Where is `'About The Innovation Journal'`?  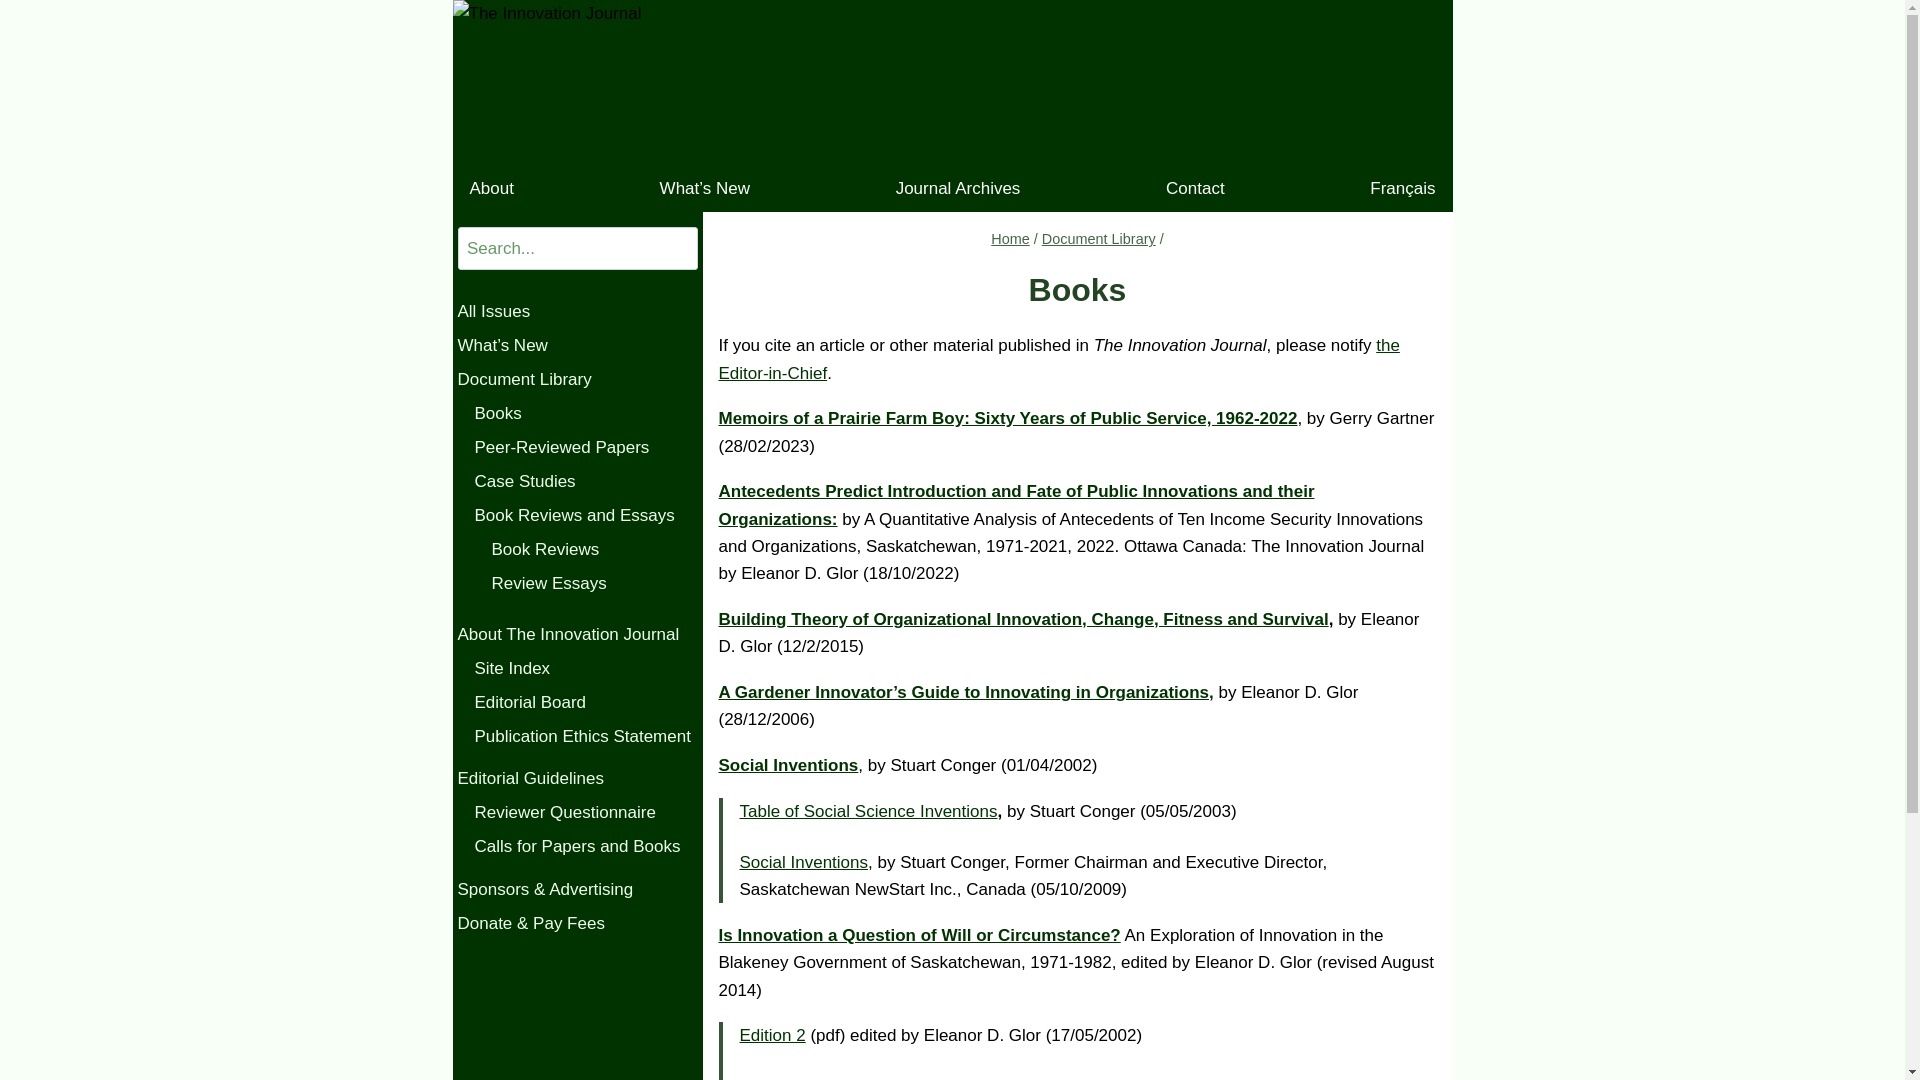
'About The Innovation Journal' is located at coordinates (456, 635).